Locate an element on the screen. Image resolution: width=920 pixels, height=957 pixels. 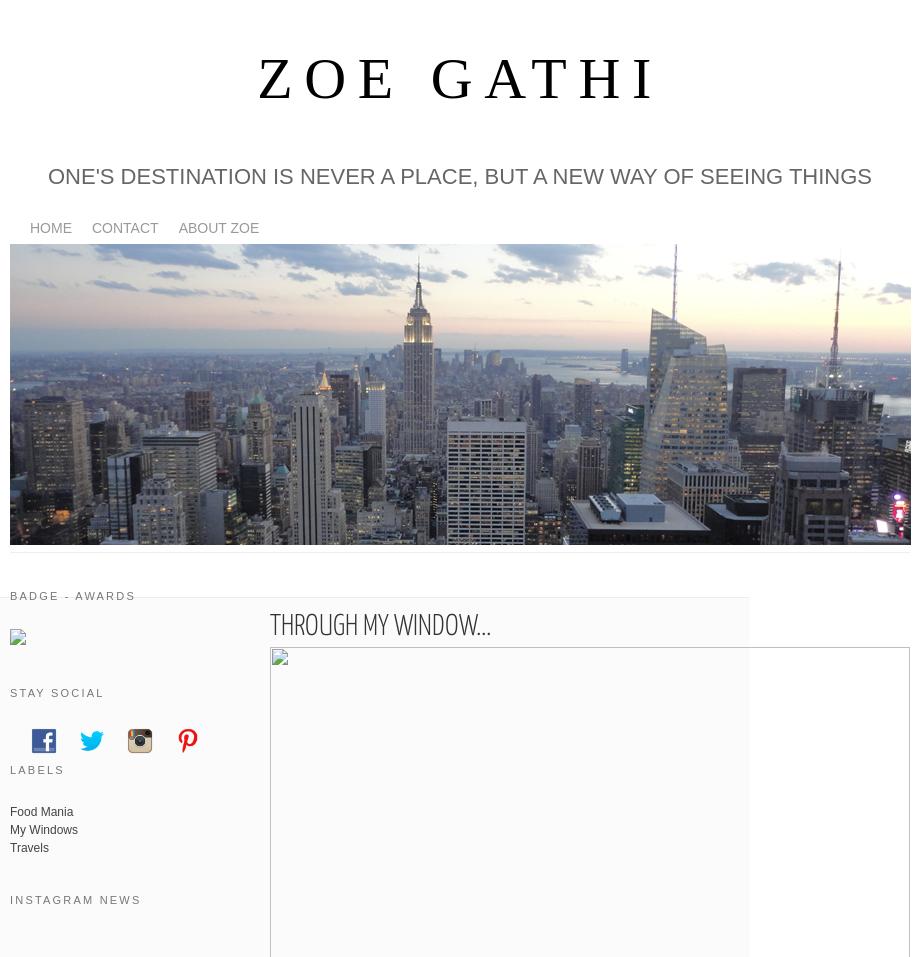
'Zoe gathi' is located at coordinates (458, 77).